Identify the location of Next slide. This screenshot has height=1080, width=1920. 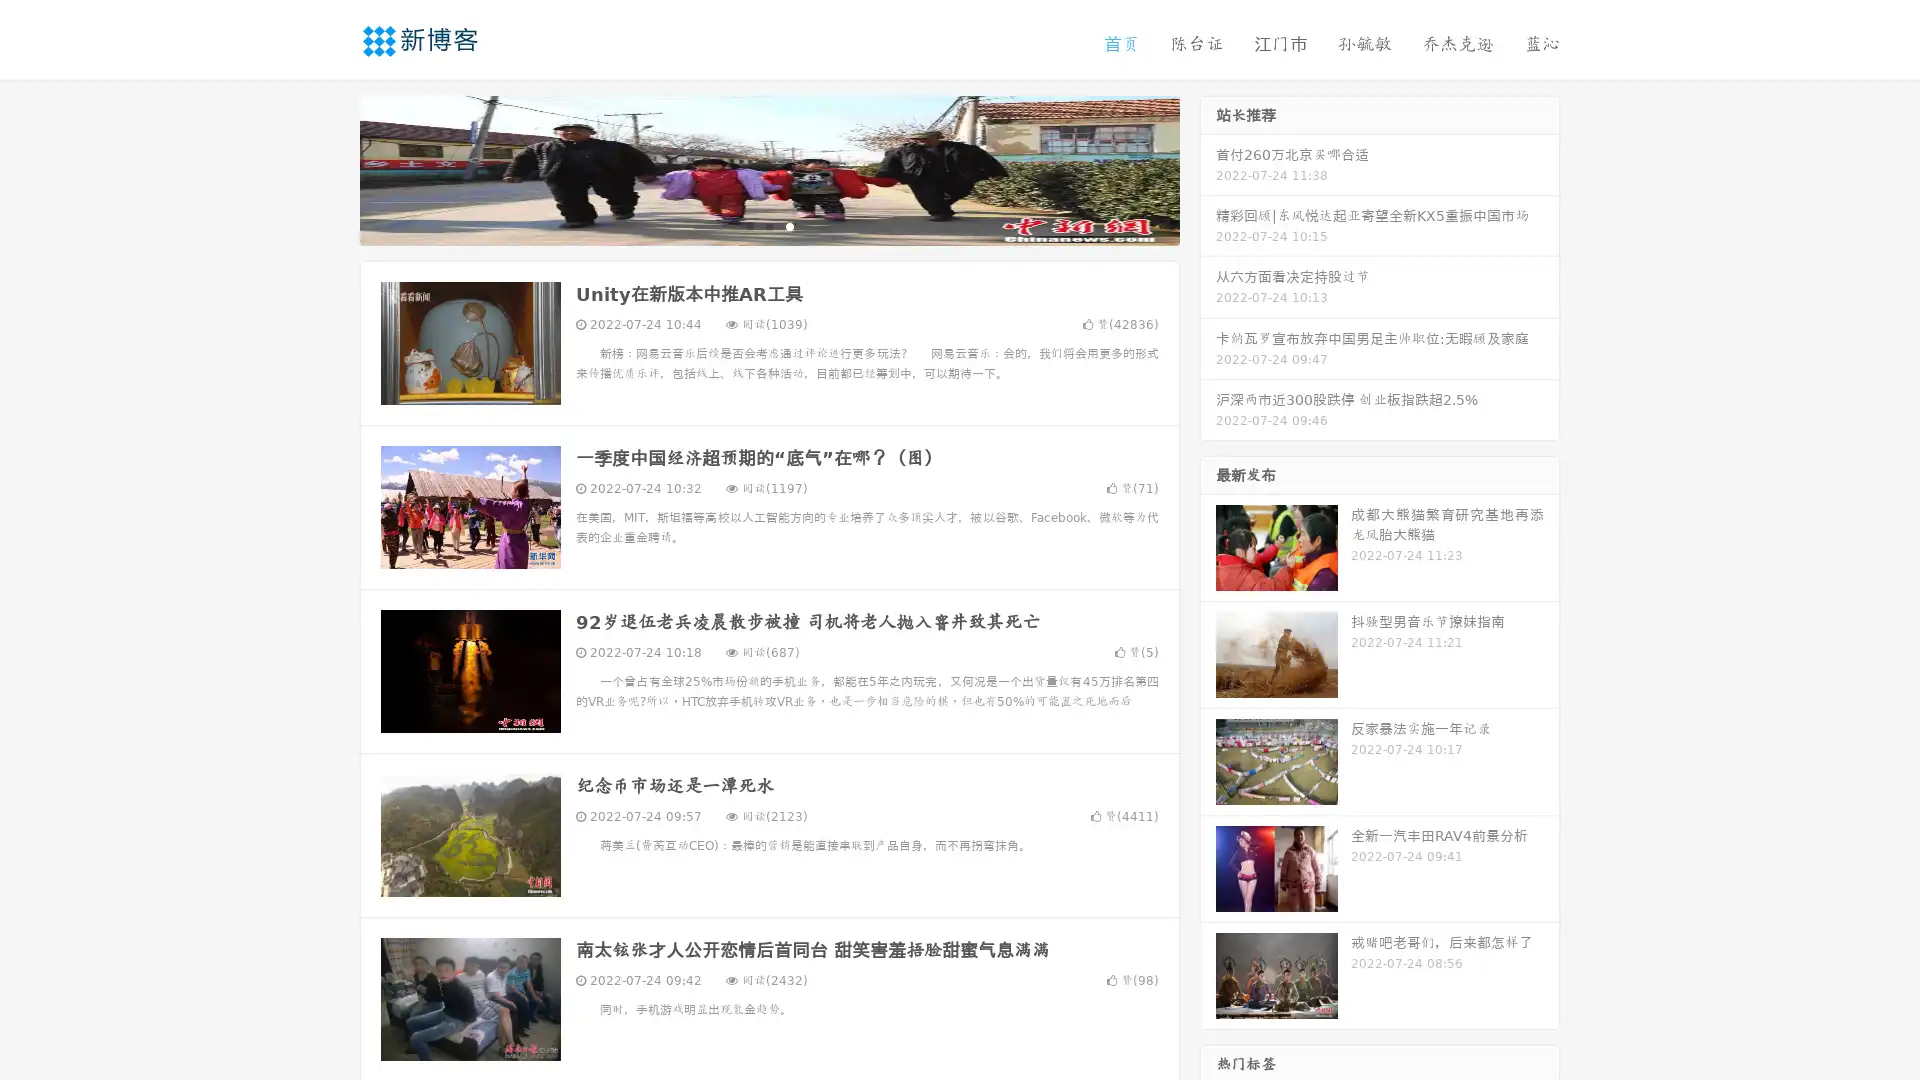
(1208, 168).